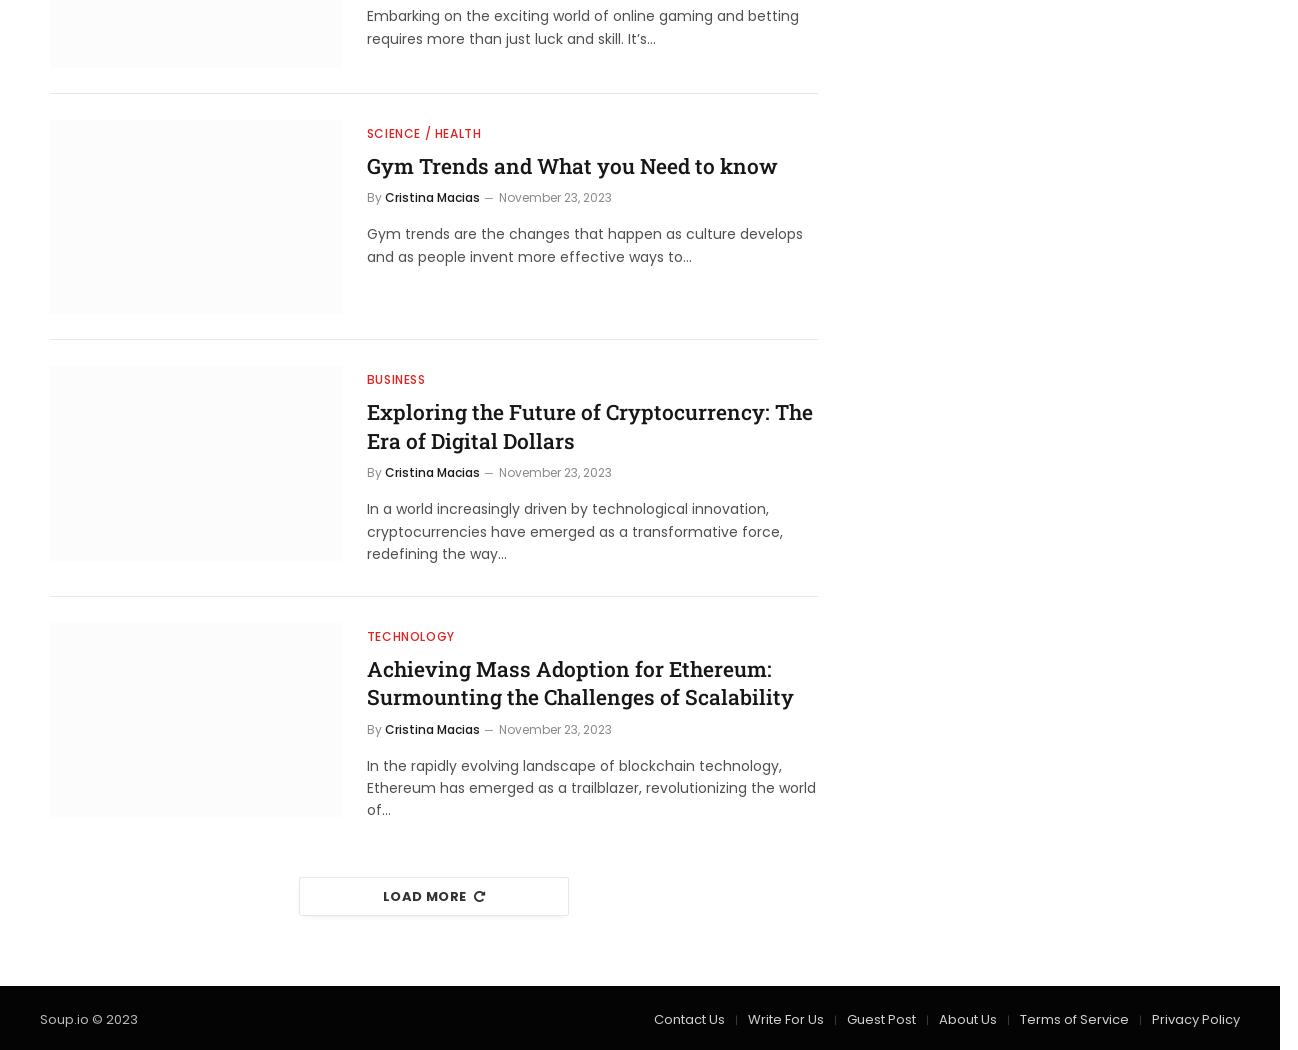 This screenshot has height=1050, width=1298. Describe the element at coordinates (967, 1017) in the screenshot. I see `'About Us'` at that location.